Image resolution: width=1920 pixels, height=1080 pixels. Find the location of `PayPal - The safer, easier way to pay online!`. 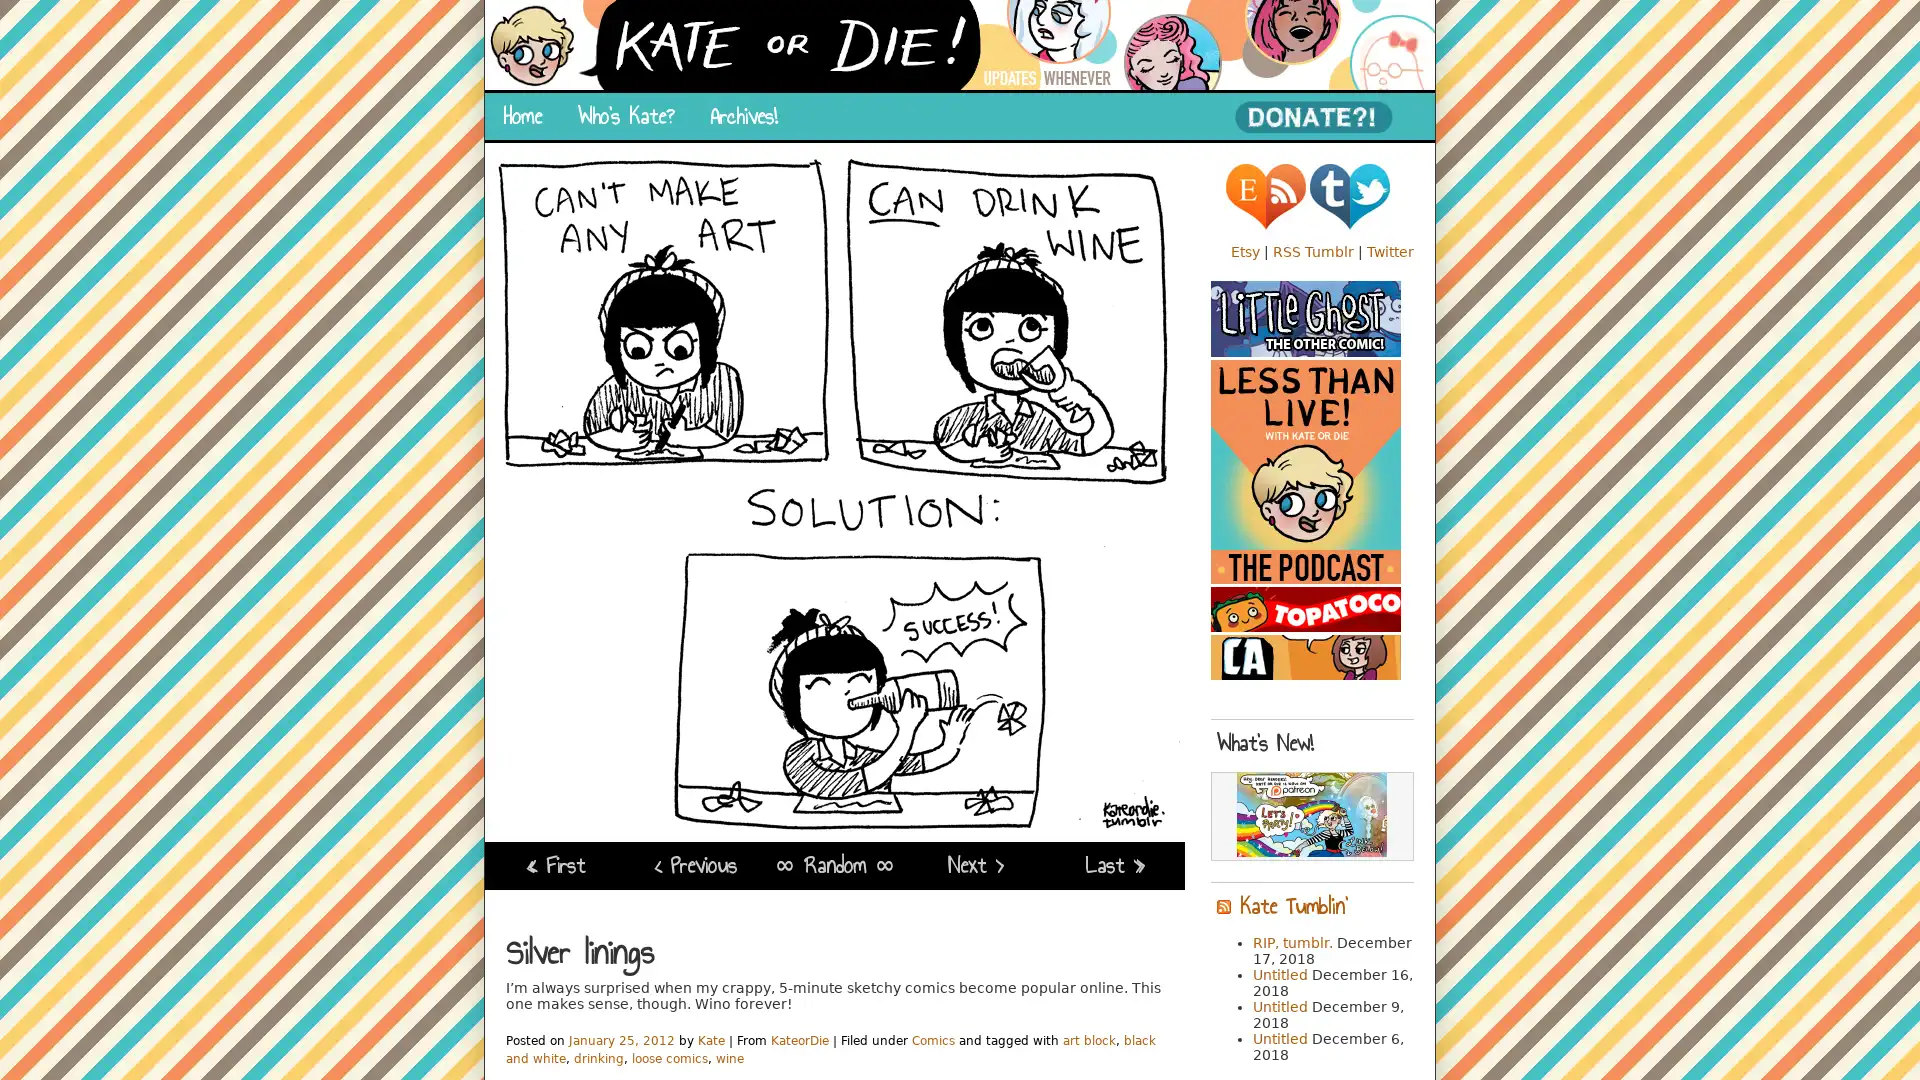

PayPal - The safer, easier way to pay online! is located at coordinates (1312, 117).